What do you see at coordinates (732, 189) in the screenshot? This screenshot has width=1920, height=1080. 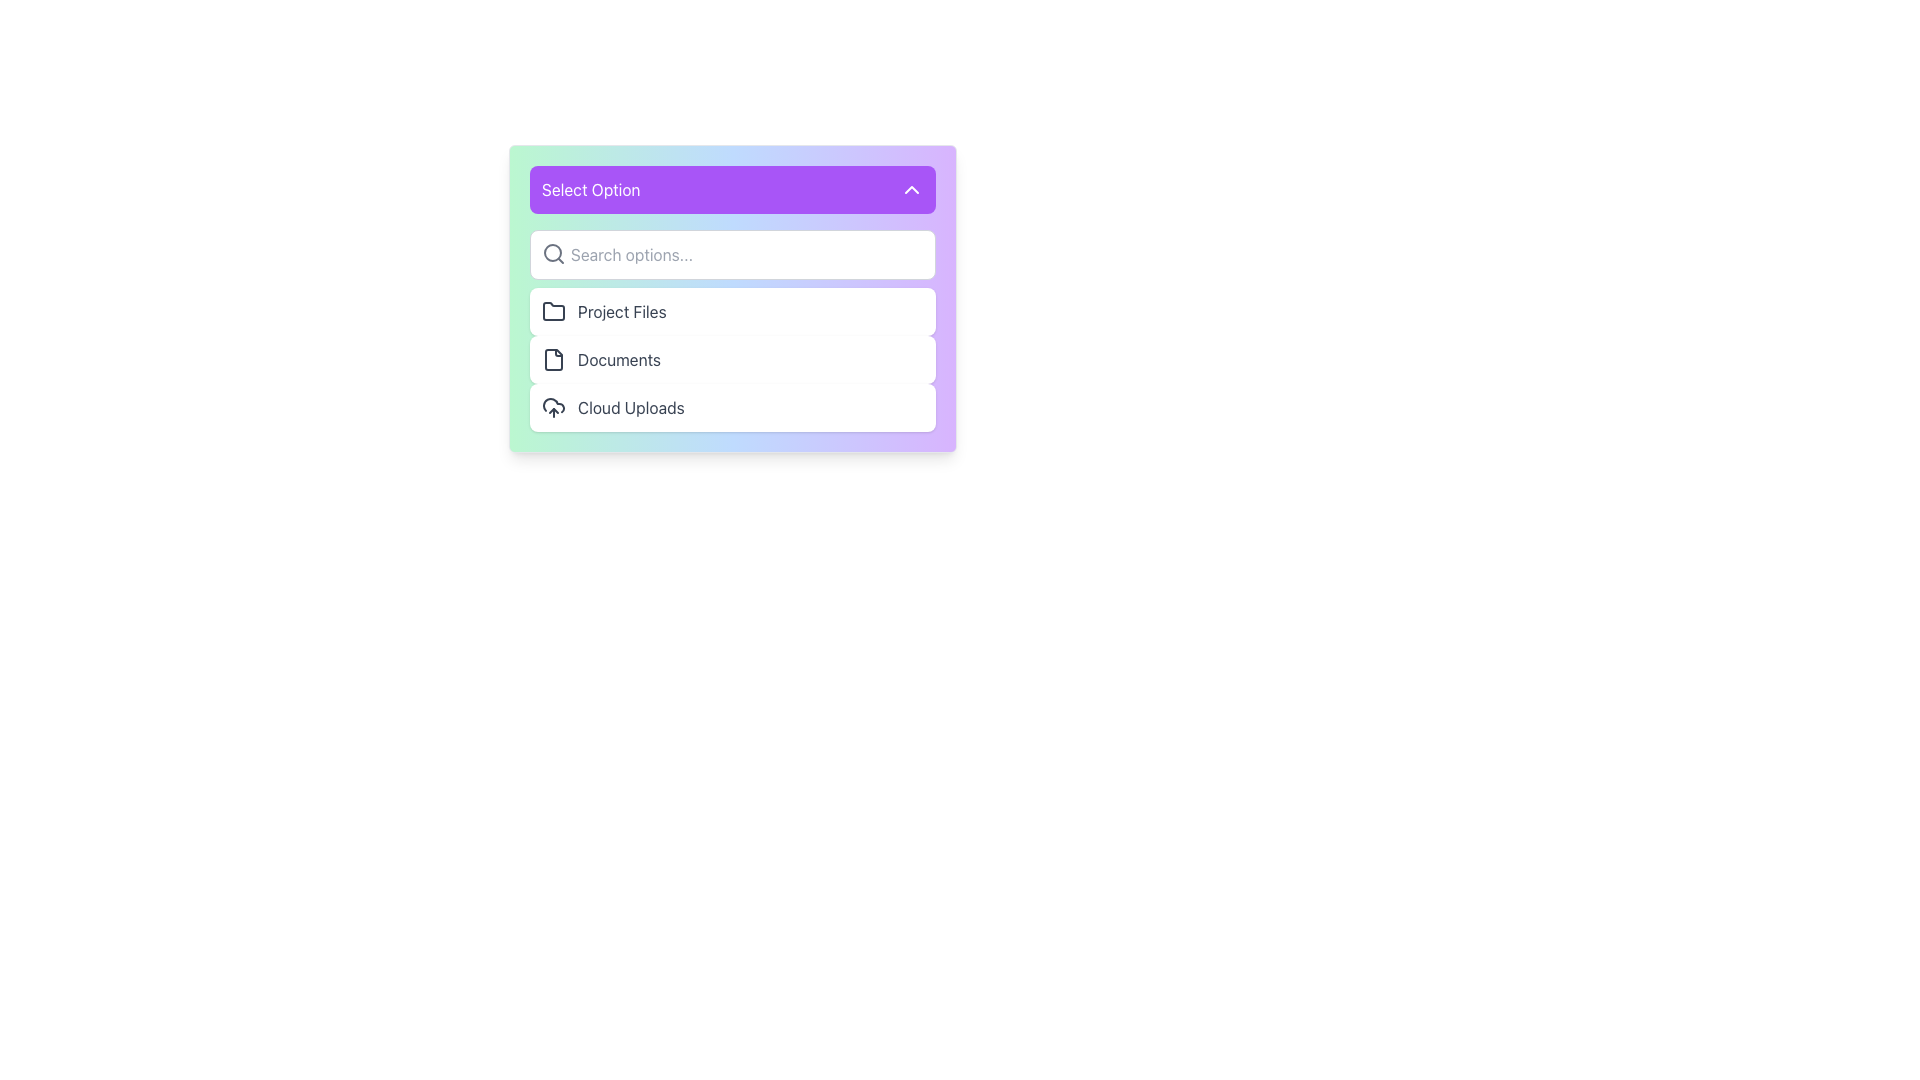 I see `the Dropdown toggle button with purple background and white text 'Select Option'` at bounding box center [732, 189].